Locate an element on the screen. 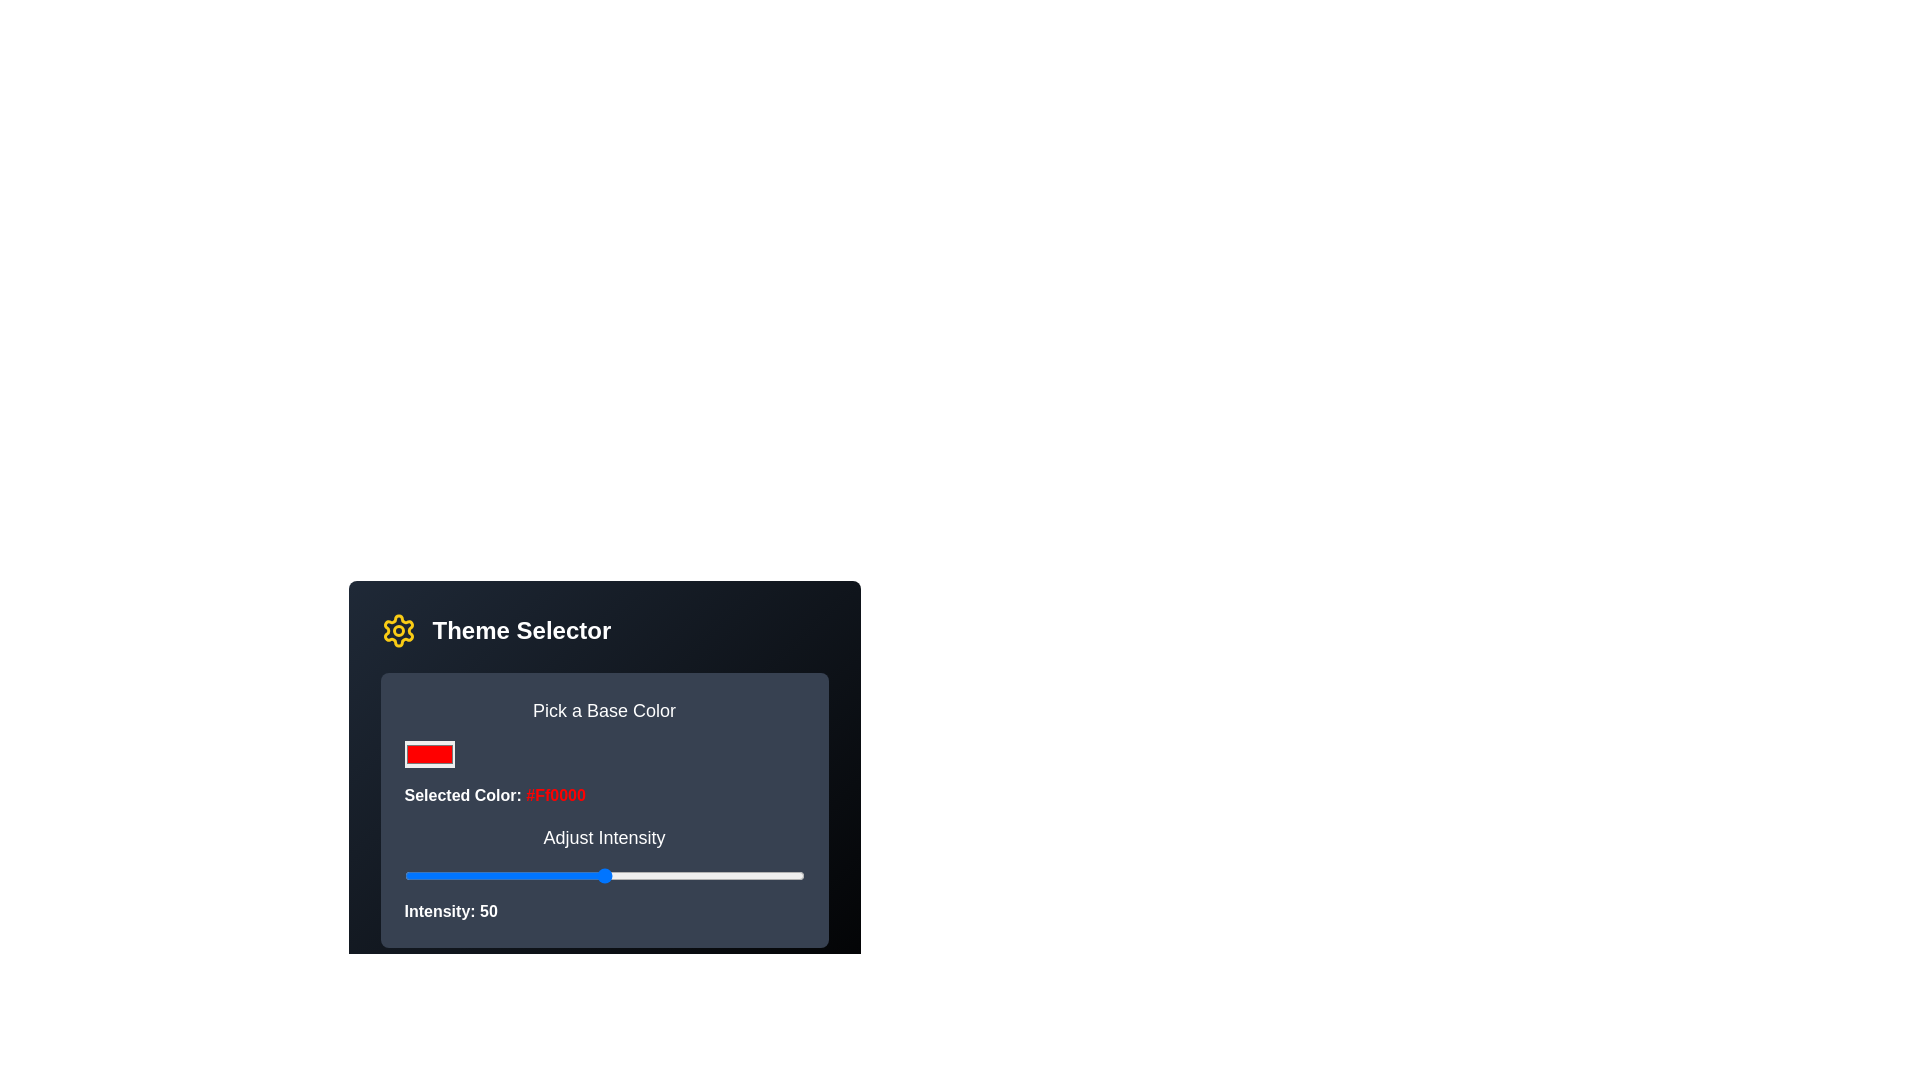  the intensity slider to 83% is located at coordinates (735, 874).